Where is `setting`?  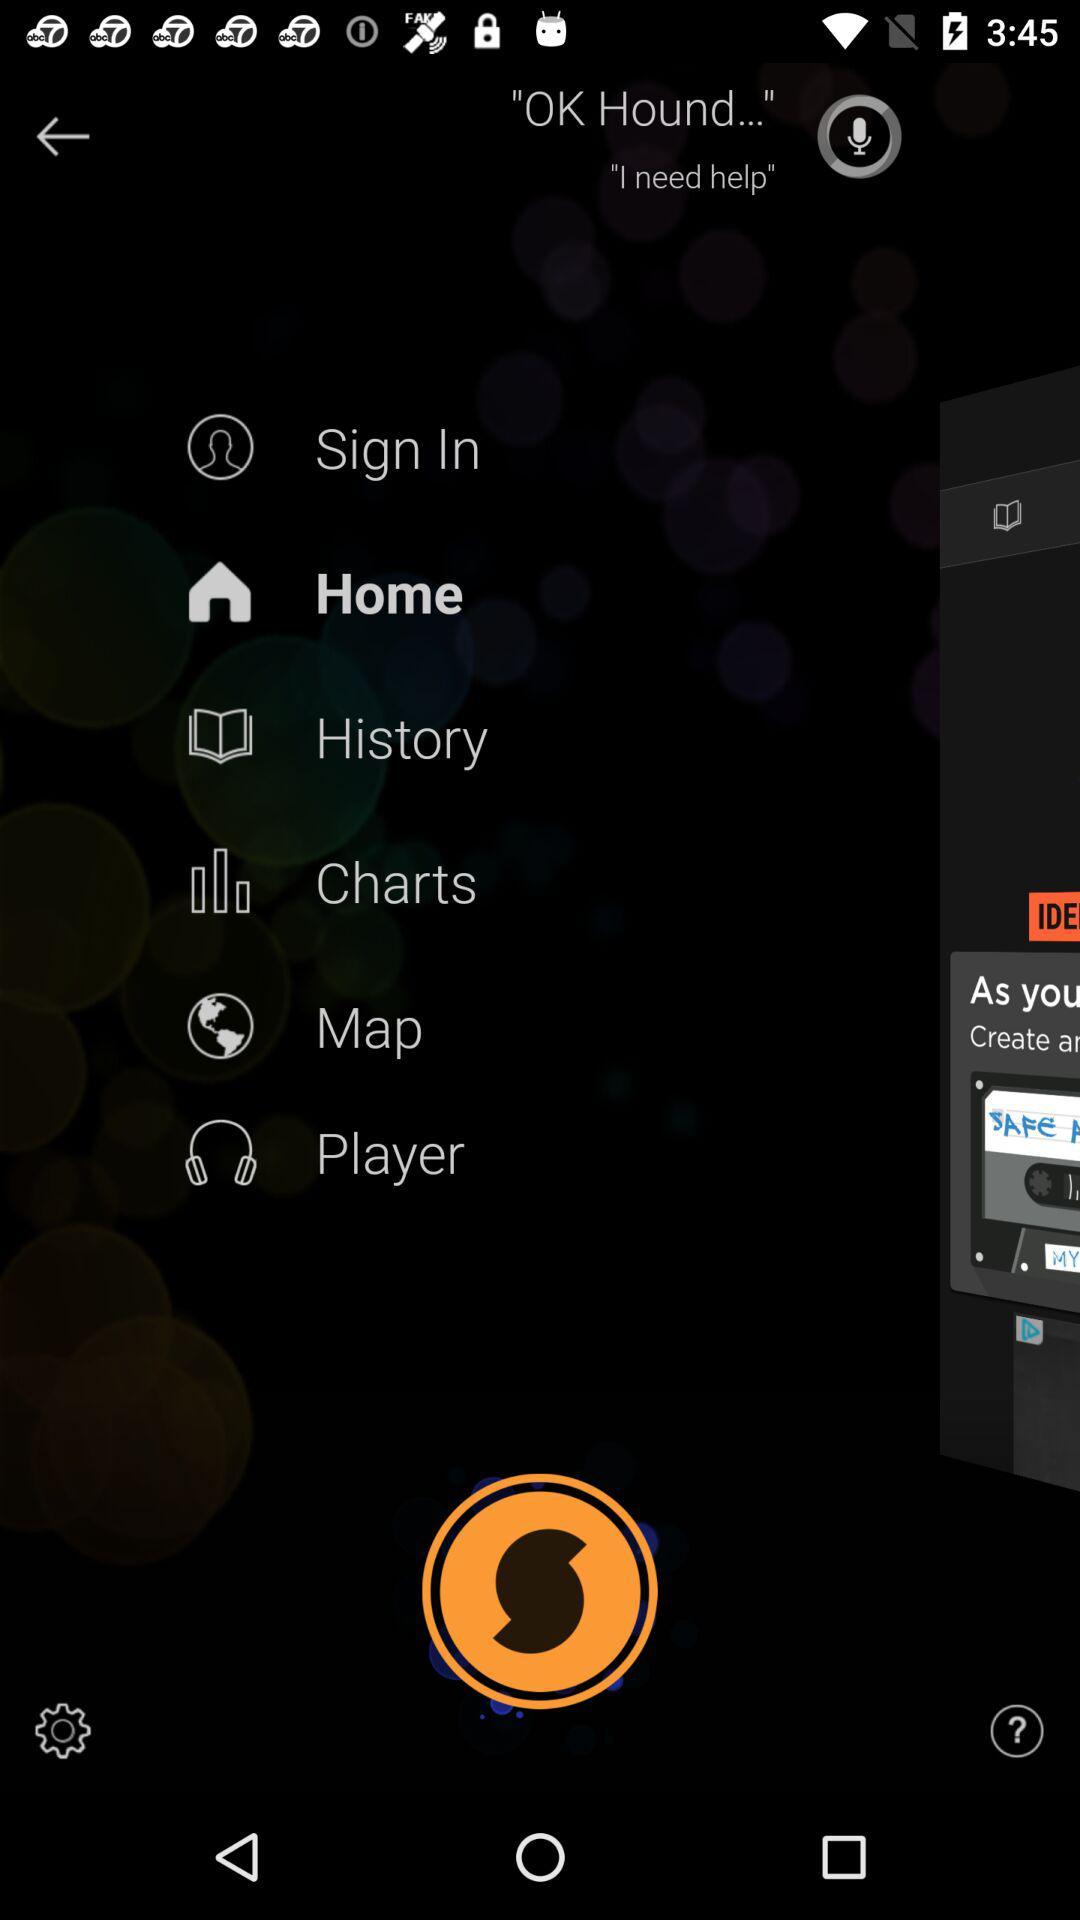 setting is located at coordinates (61, 1730).